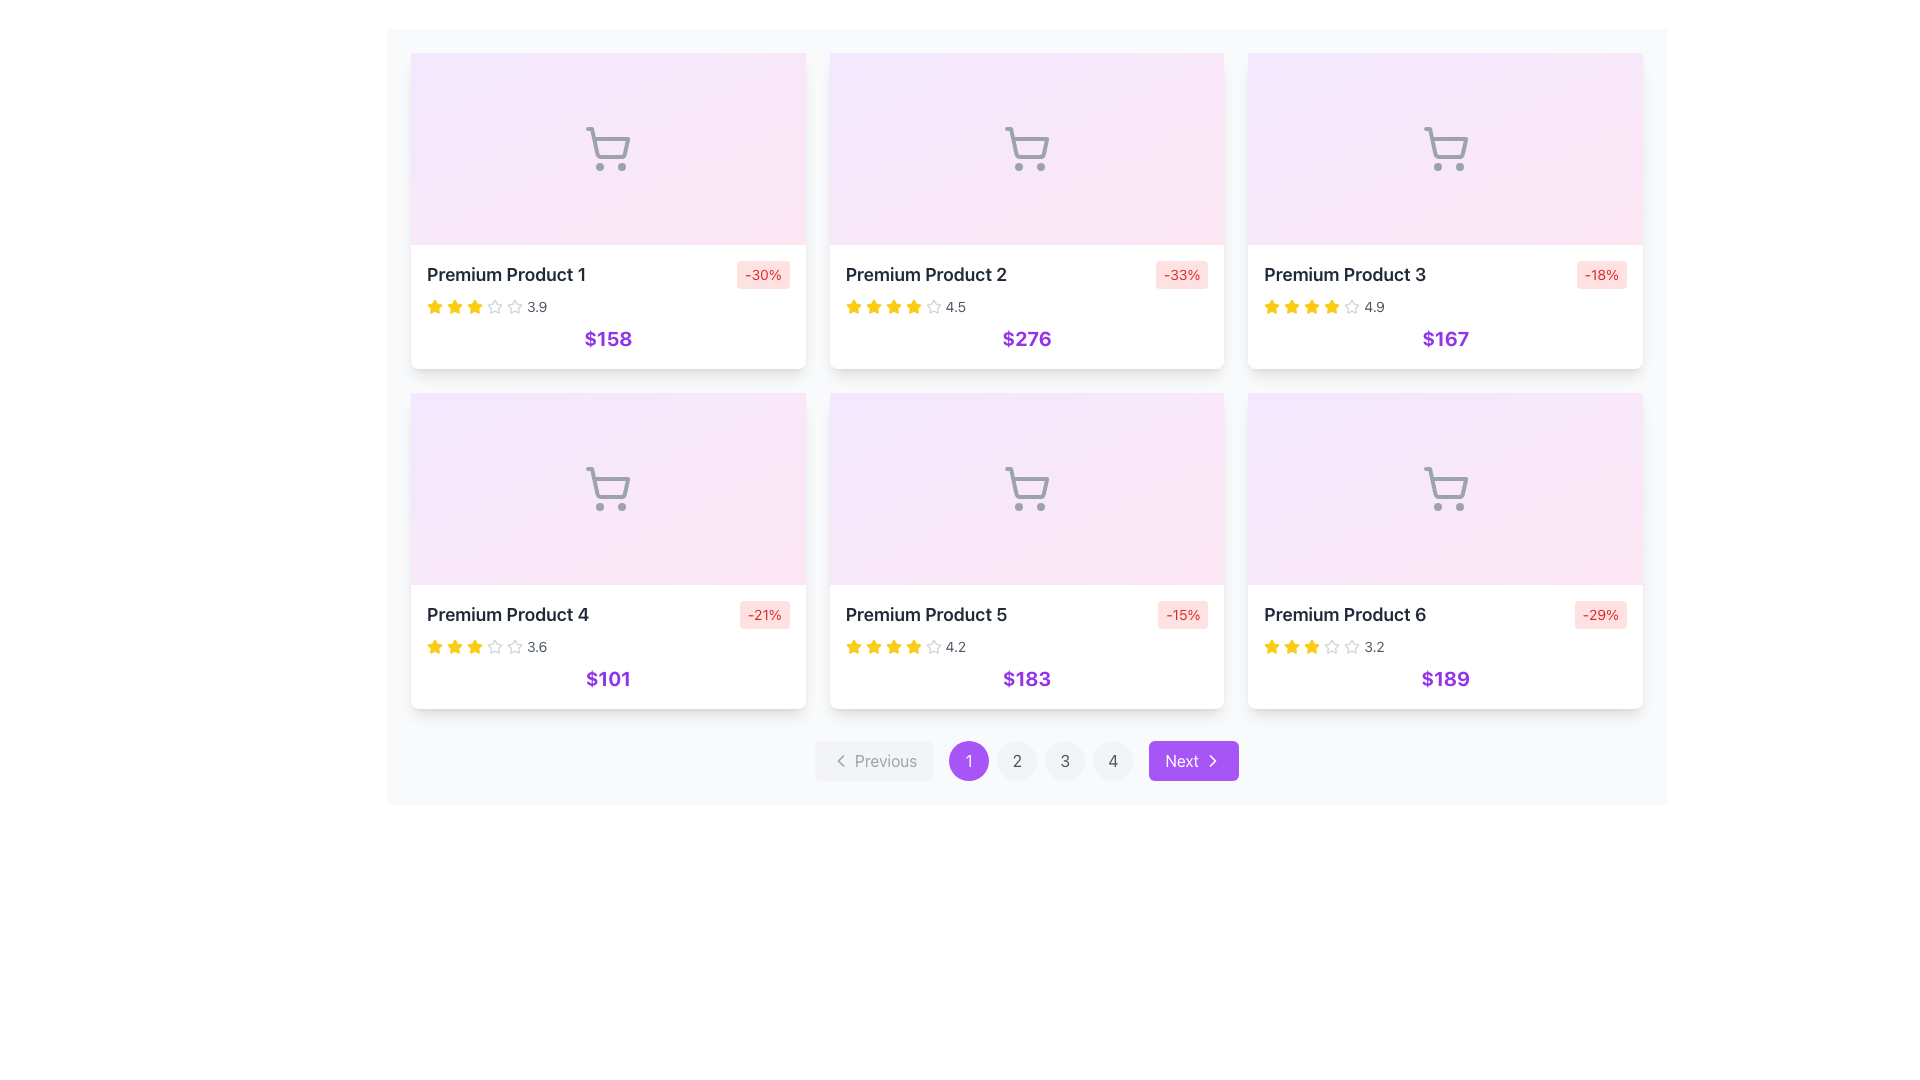 Image resolution: width=1920 pixels, height=1080 pixels. What do you see at coordinates (892, 647) in the screenshot?
I see `the fifth yellow star icon in the rating system for the 'Premium Product 5' located on the second row of the product grid` at bounding box center [892, 647].